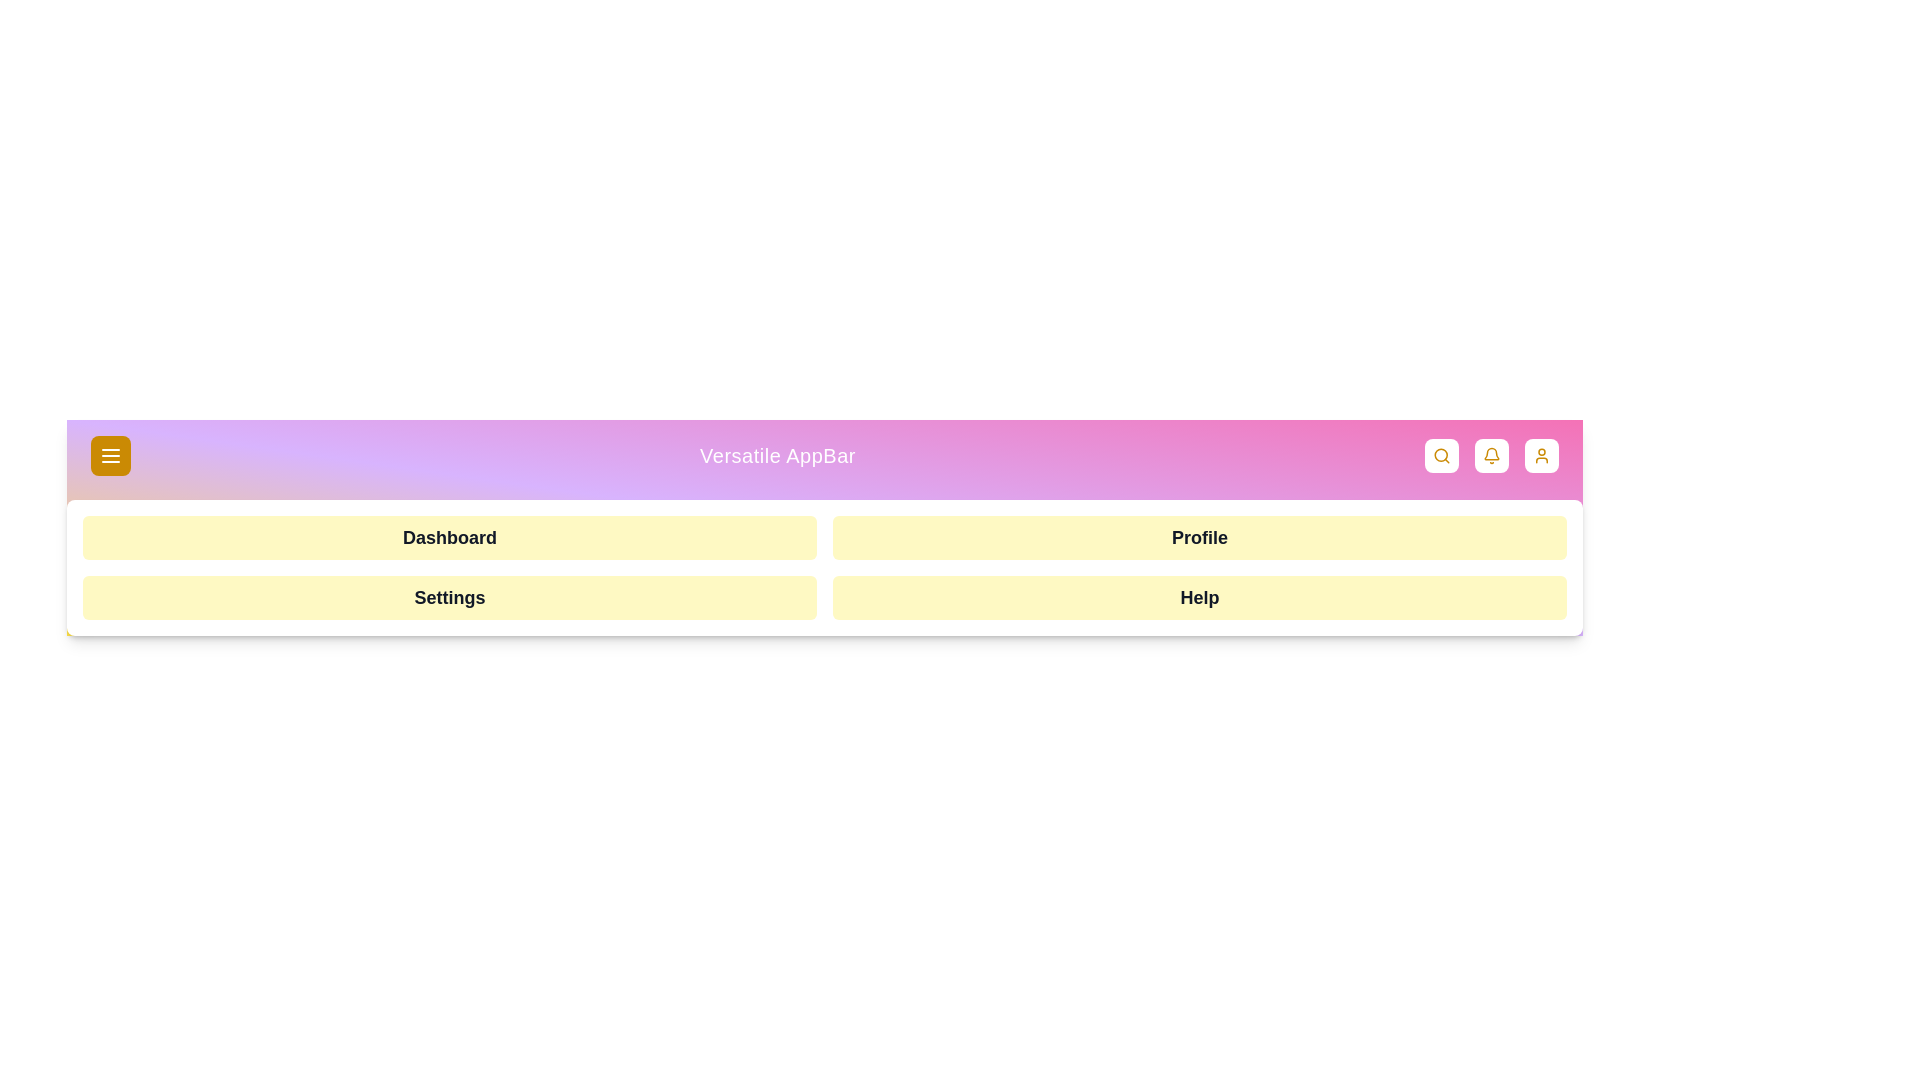  Describe the element at coordinates (449, 536) in the screenshot. I see `the 'Dashboard' option in the navigation menu` at that location.